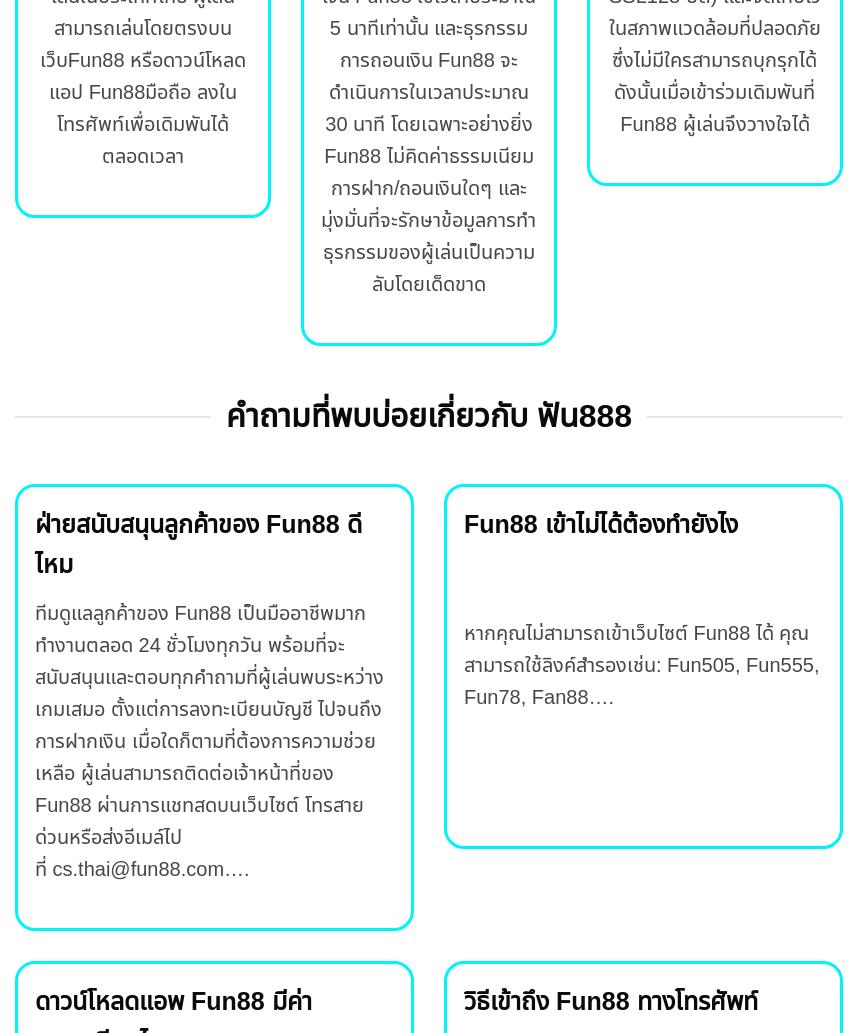 The height and width of the screenshot is (1033, 858). What do you see at coordinates (427, 415) in the screenshot?
I see `'คำถามที่พบบ่อยเกี่ยวกับ ฟัน888'` at bounding box center [427, 415].